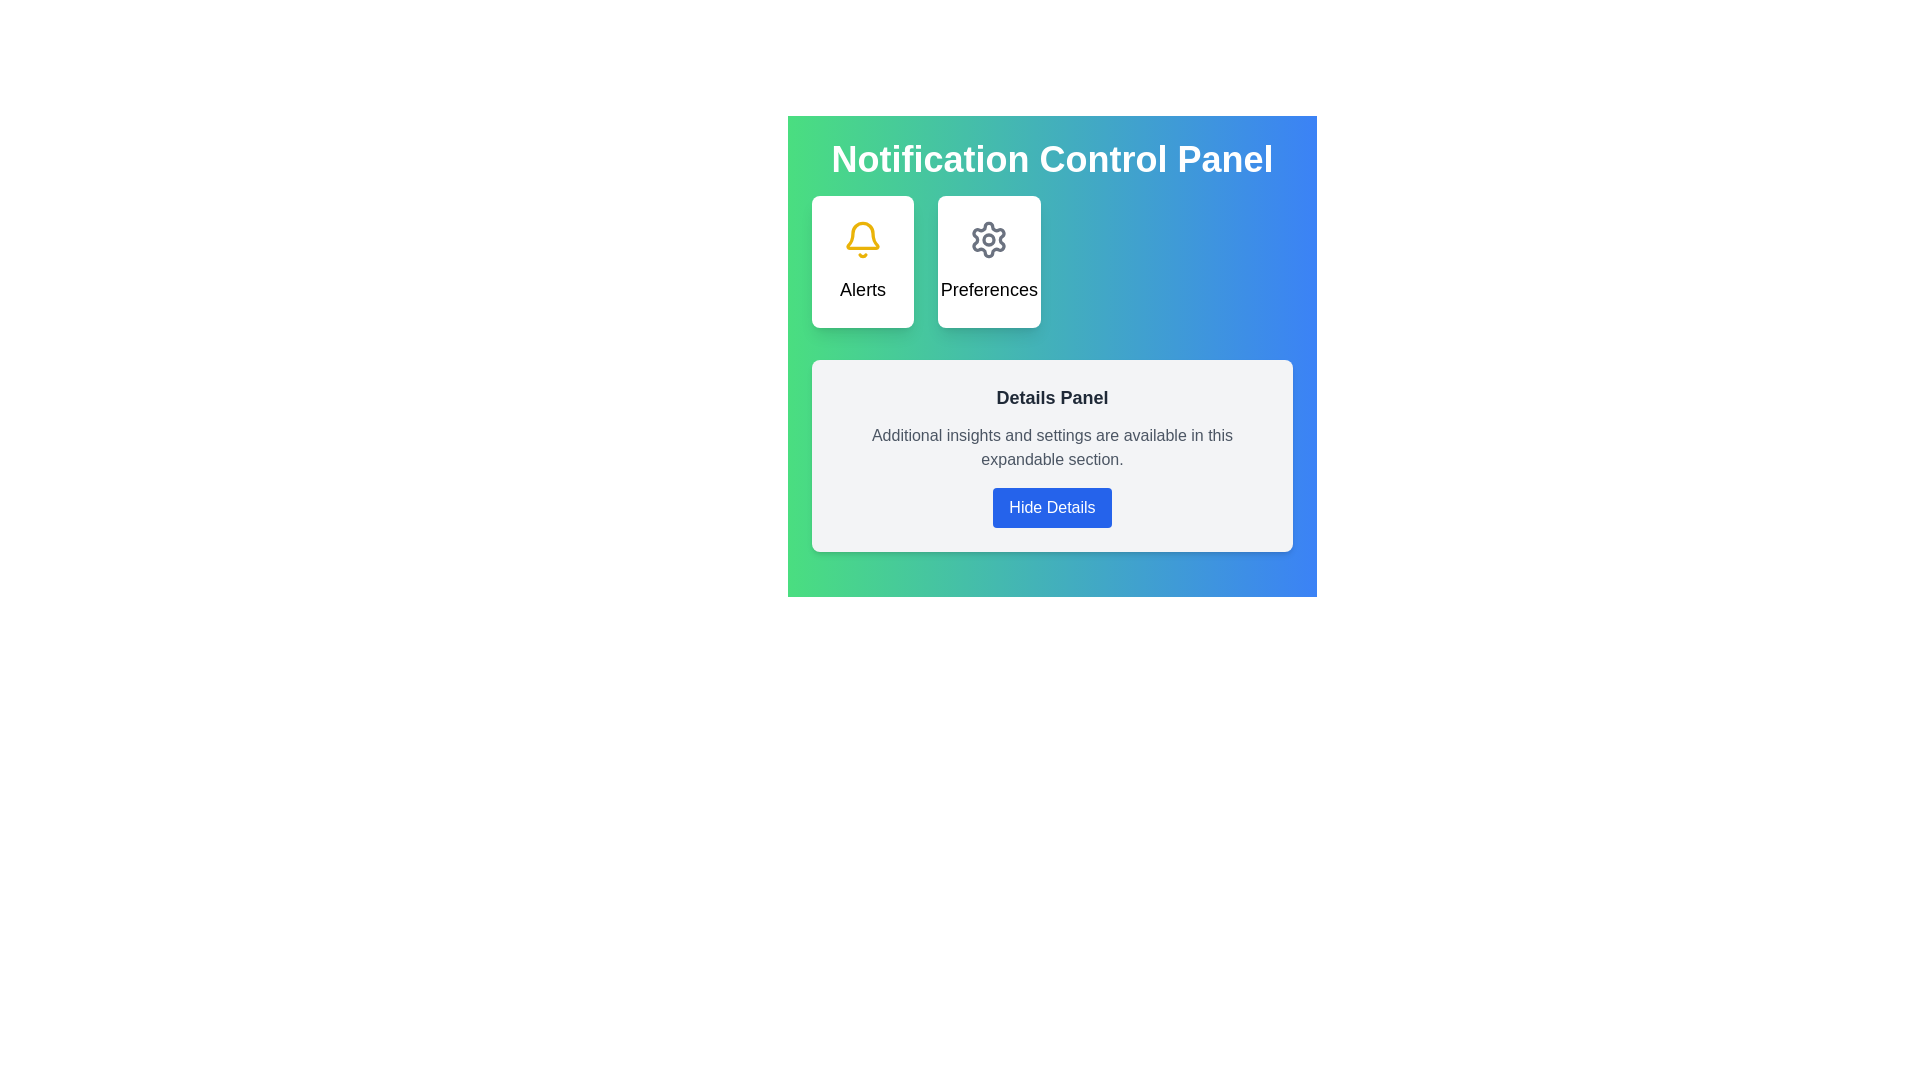 This screenshot has width=1920, height=1080. What do you see at coordinates (1051, 343) in the screenshot?
I see `the button labeled 'Hide Details' located within the 'Notification Control Panel' to hide the details section` at bounding box center [1051, 343].